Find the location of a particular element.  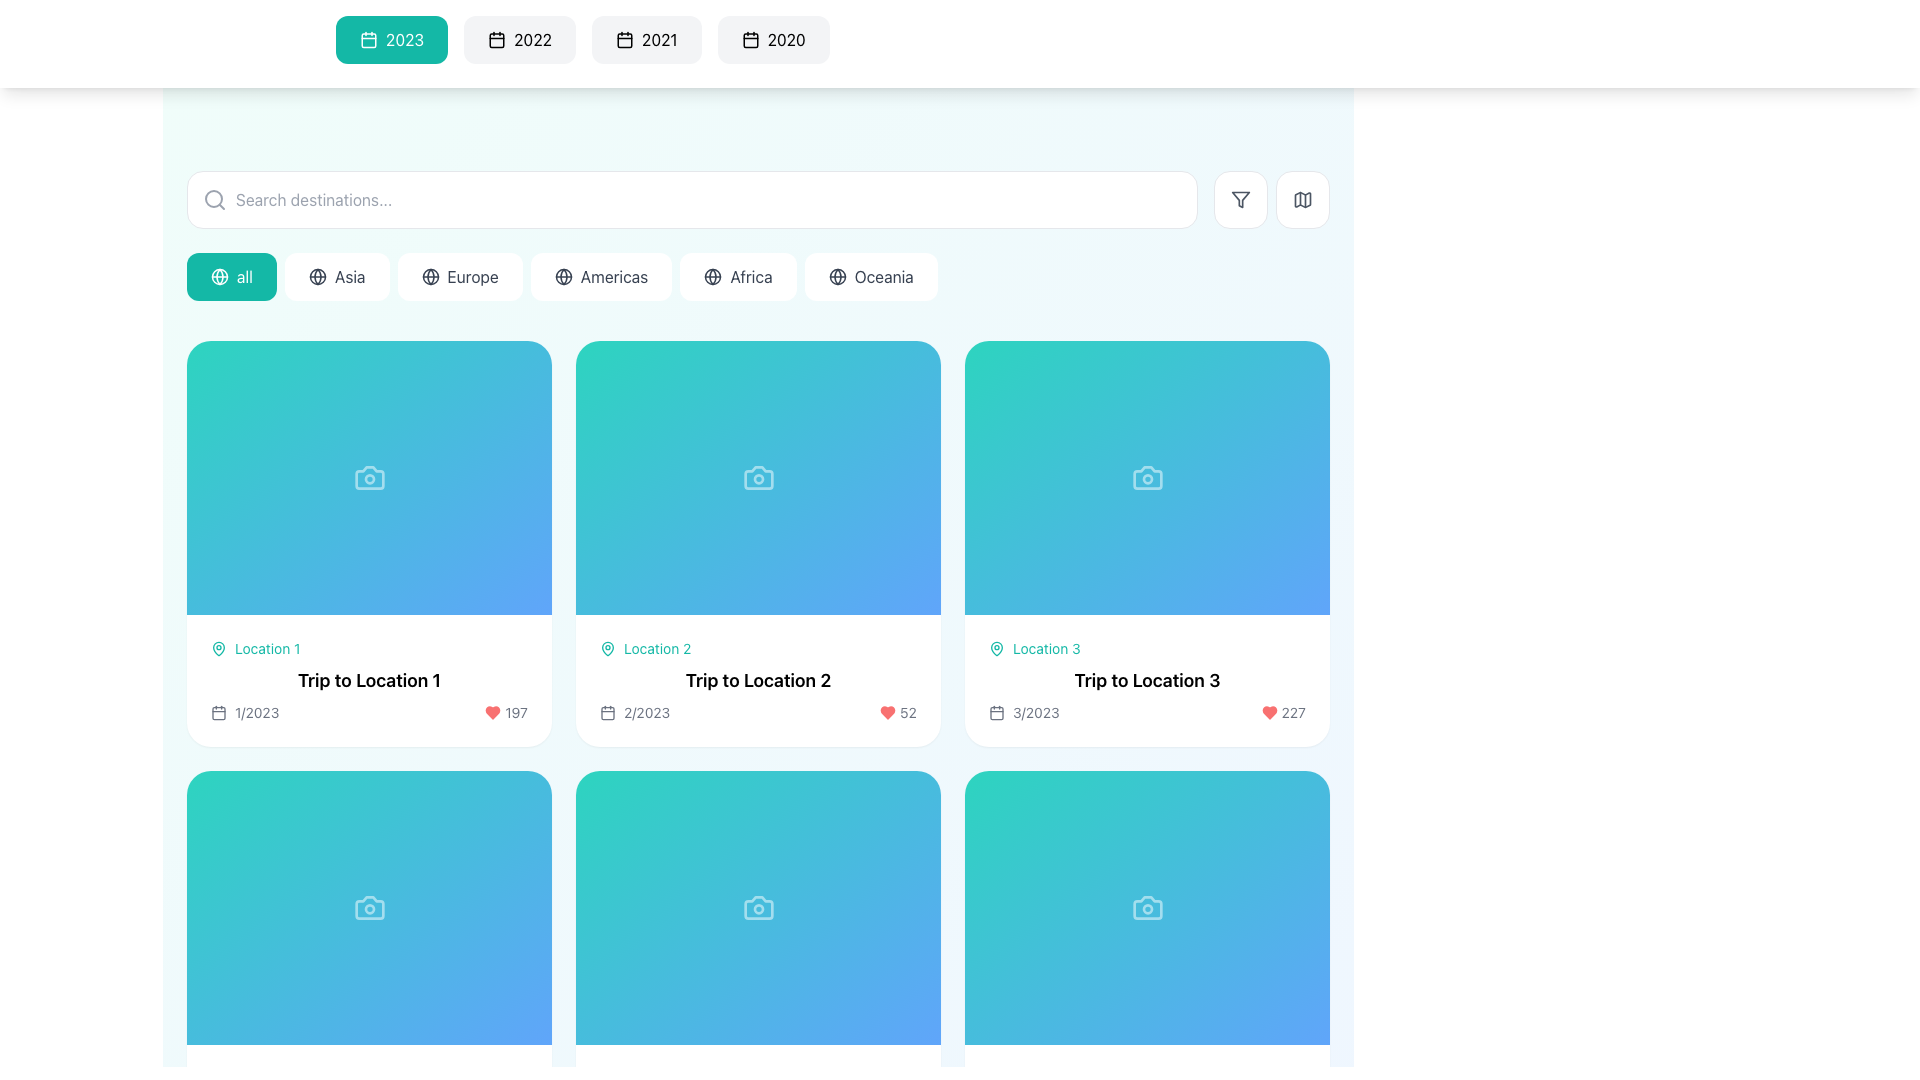

the 'Europe' filter button, which is the third option in the horizontal list of regions under the search bar is located at coordinates (459, 277).